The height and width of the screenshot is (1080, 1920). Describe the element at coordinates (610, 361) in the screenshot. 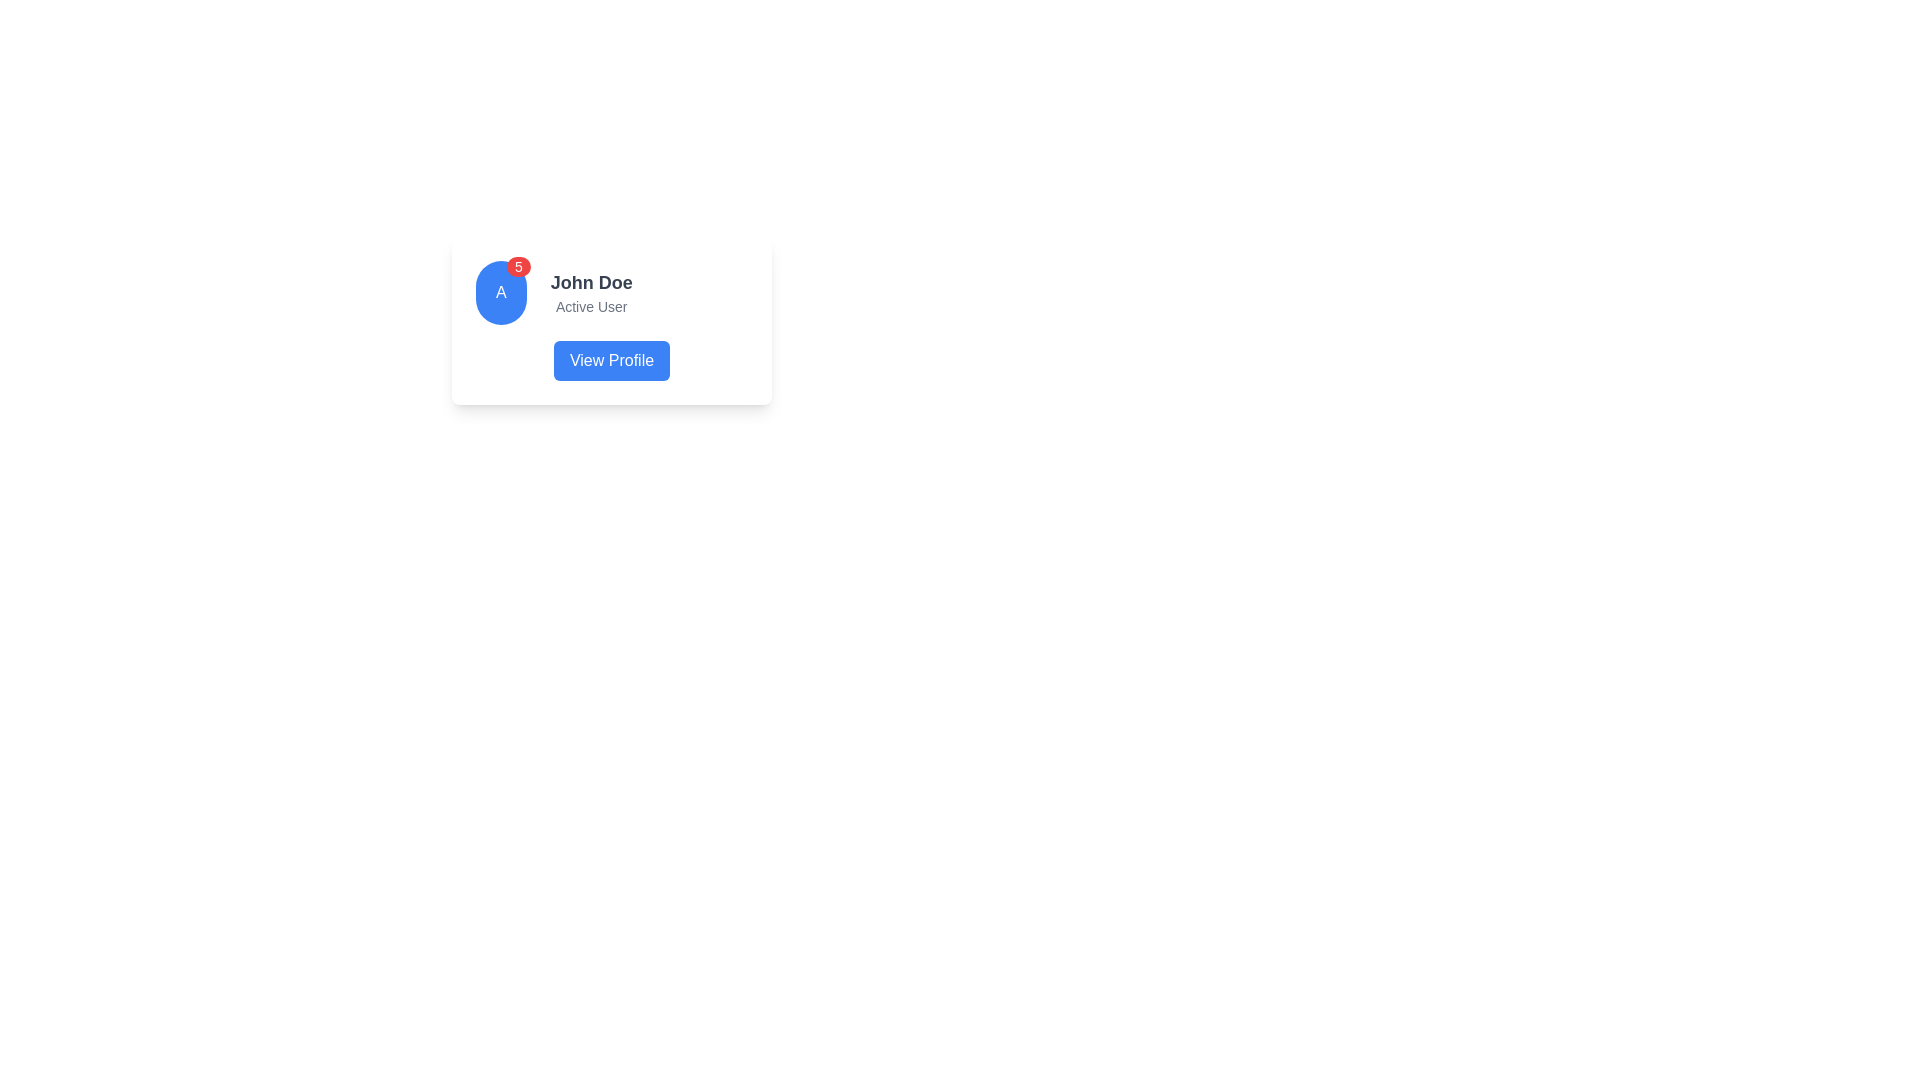

I see `the 'View Profile' button, which is a rectangular button with a blue background and white text, located at the bottom center of the user information card` at that location.